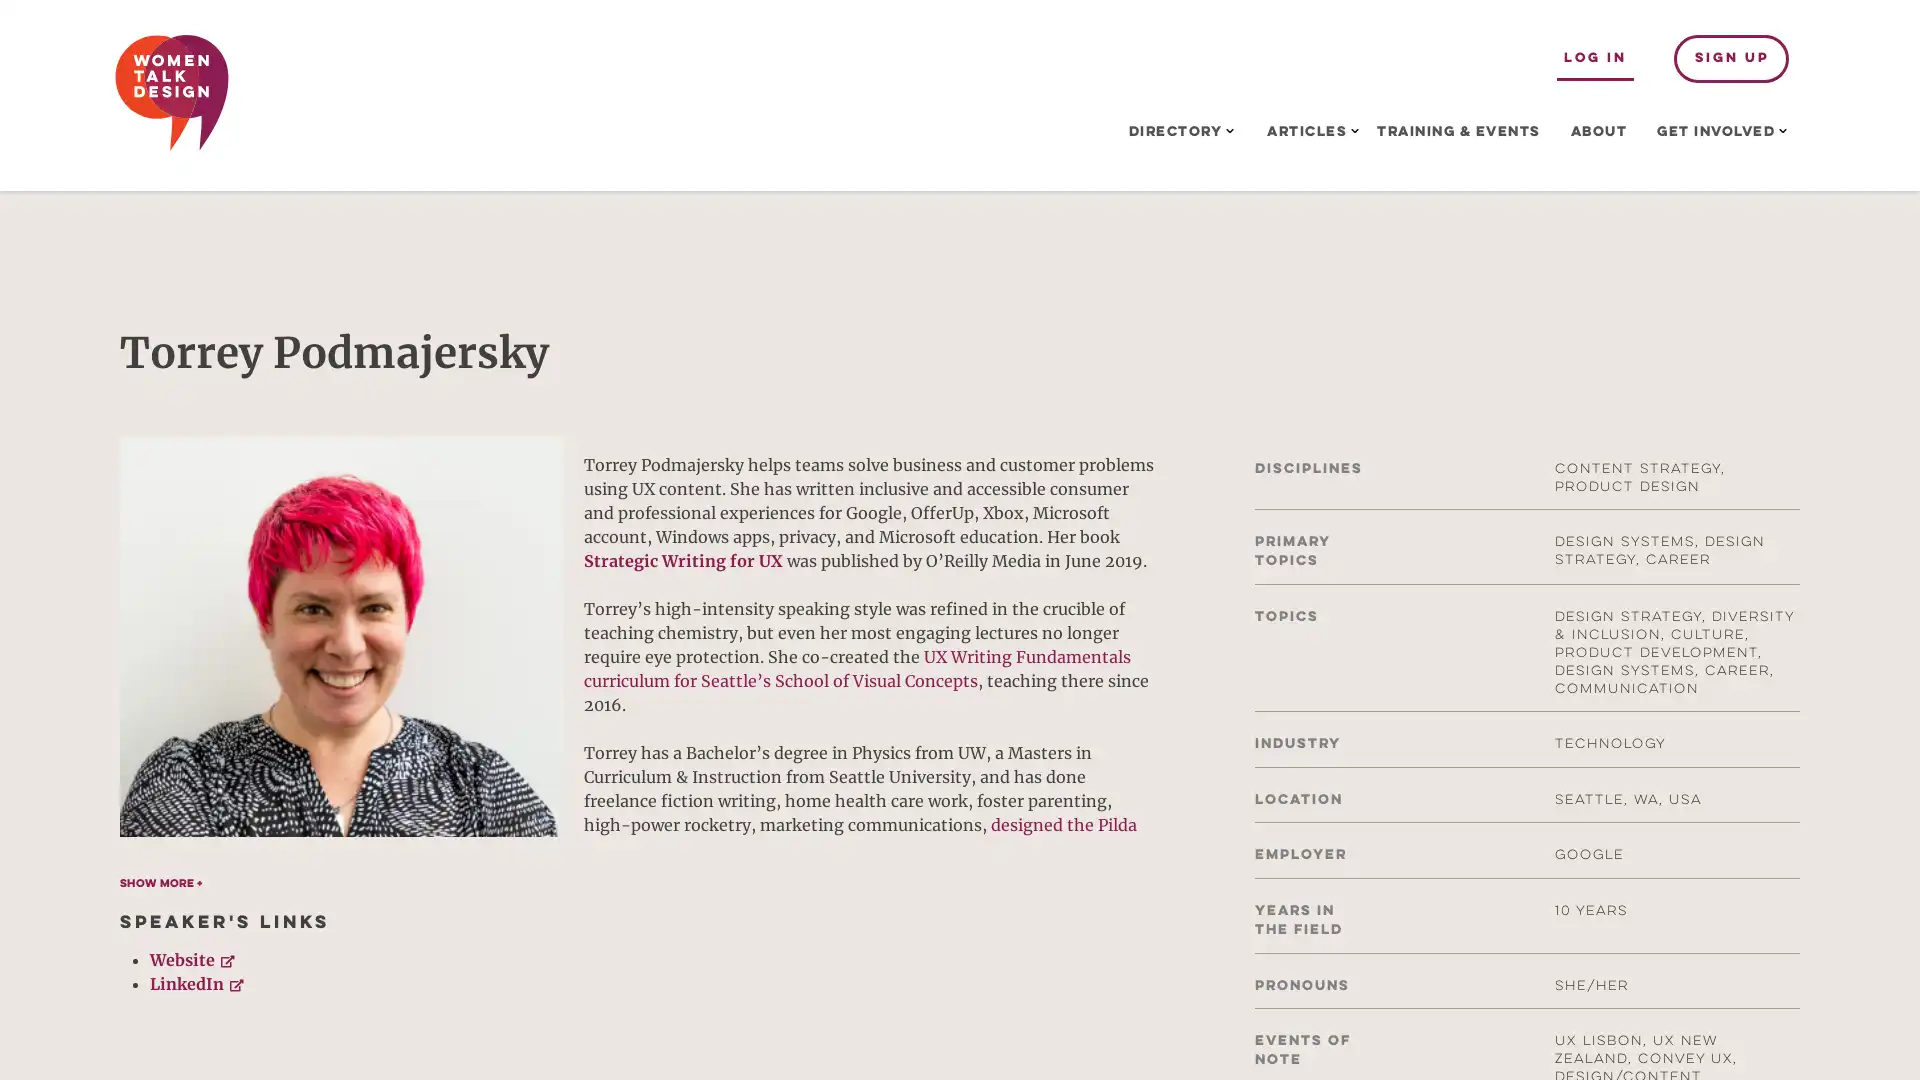  Describe the element at coordinates (161, 883) in the screenshot. I see `Show More +` at that location.